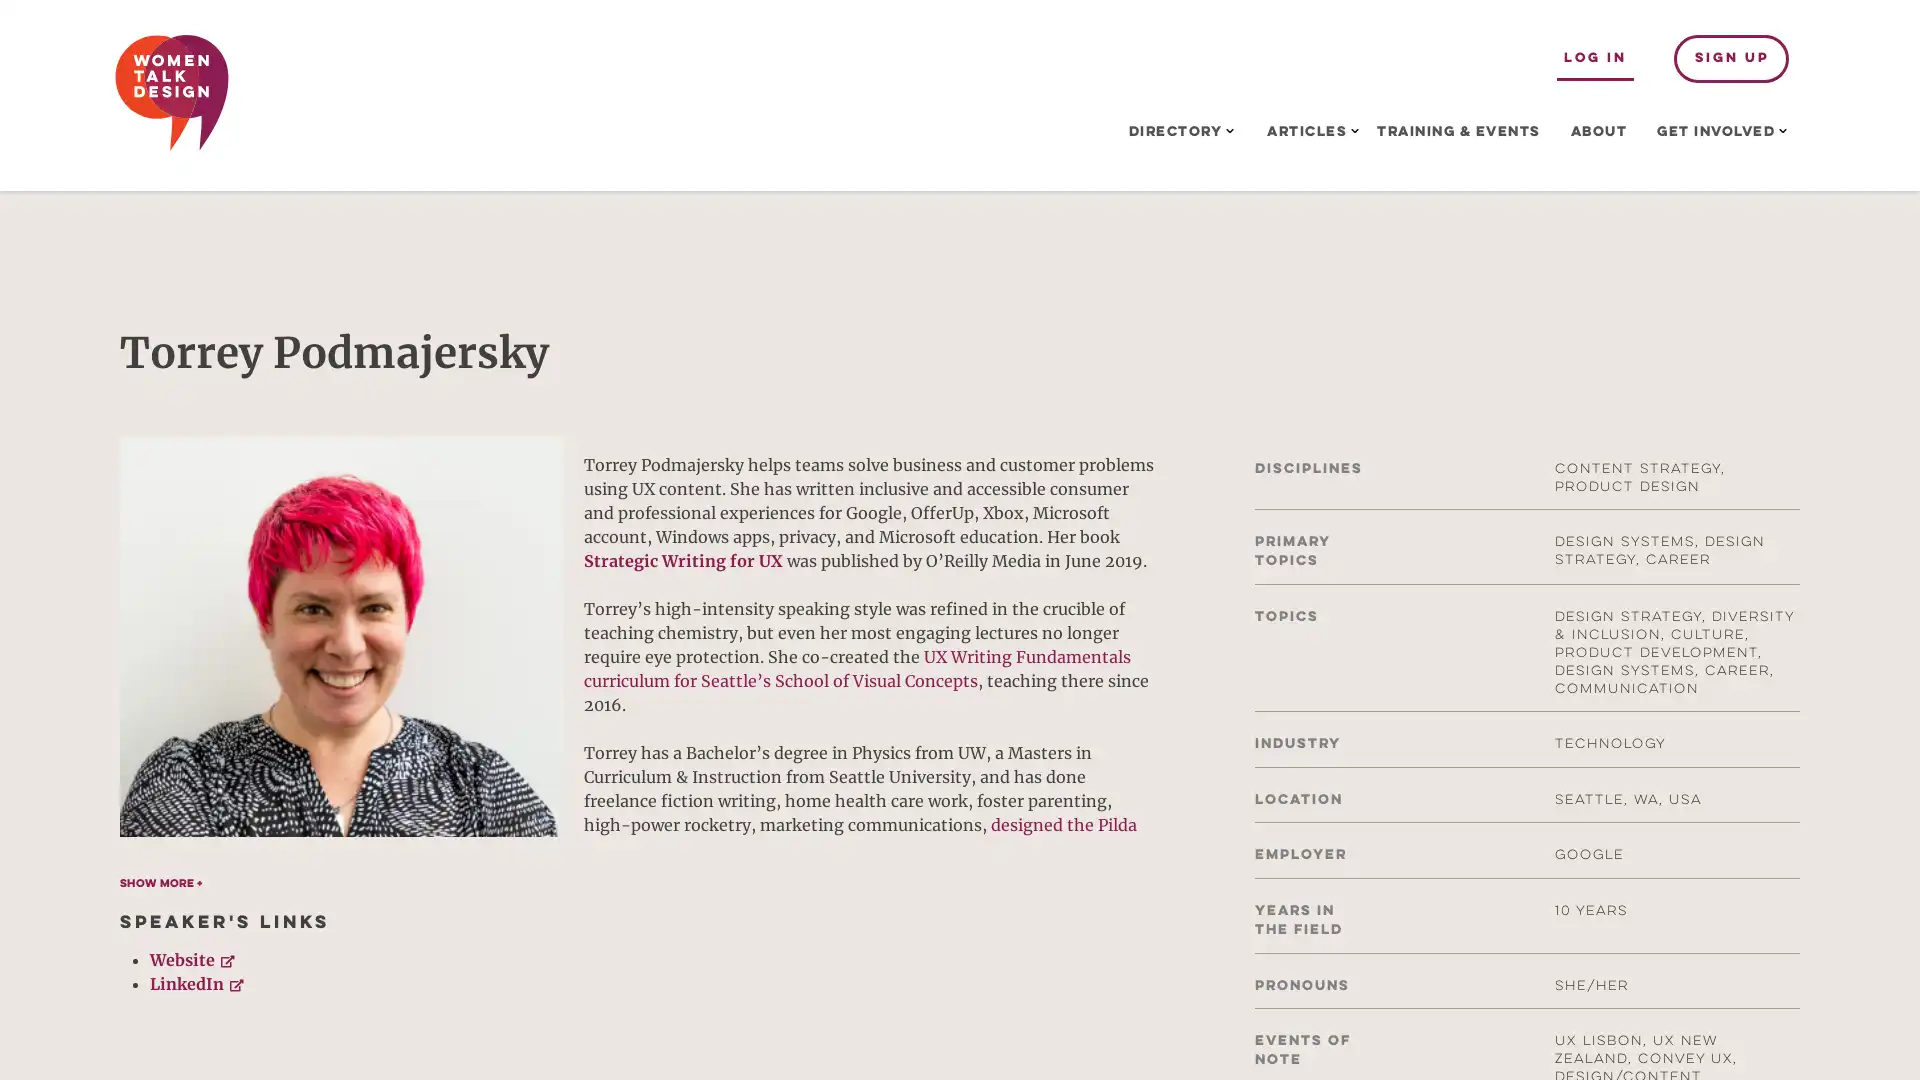  Describe the element at coordinates (161, 883) in the screenshot. I see `Show More +` at that location.